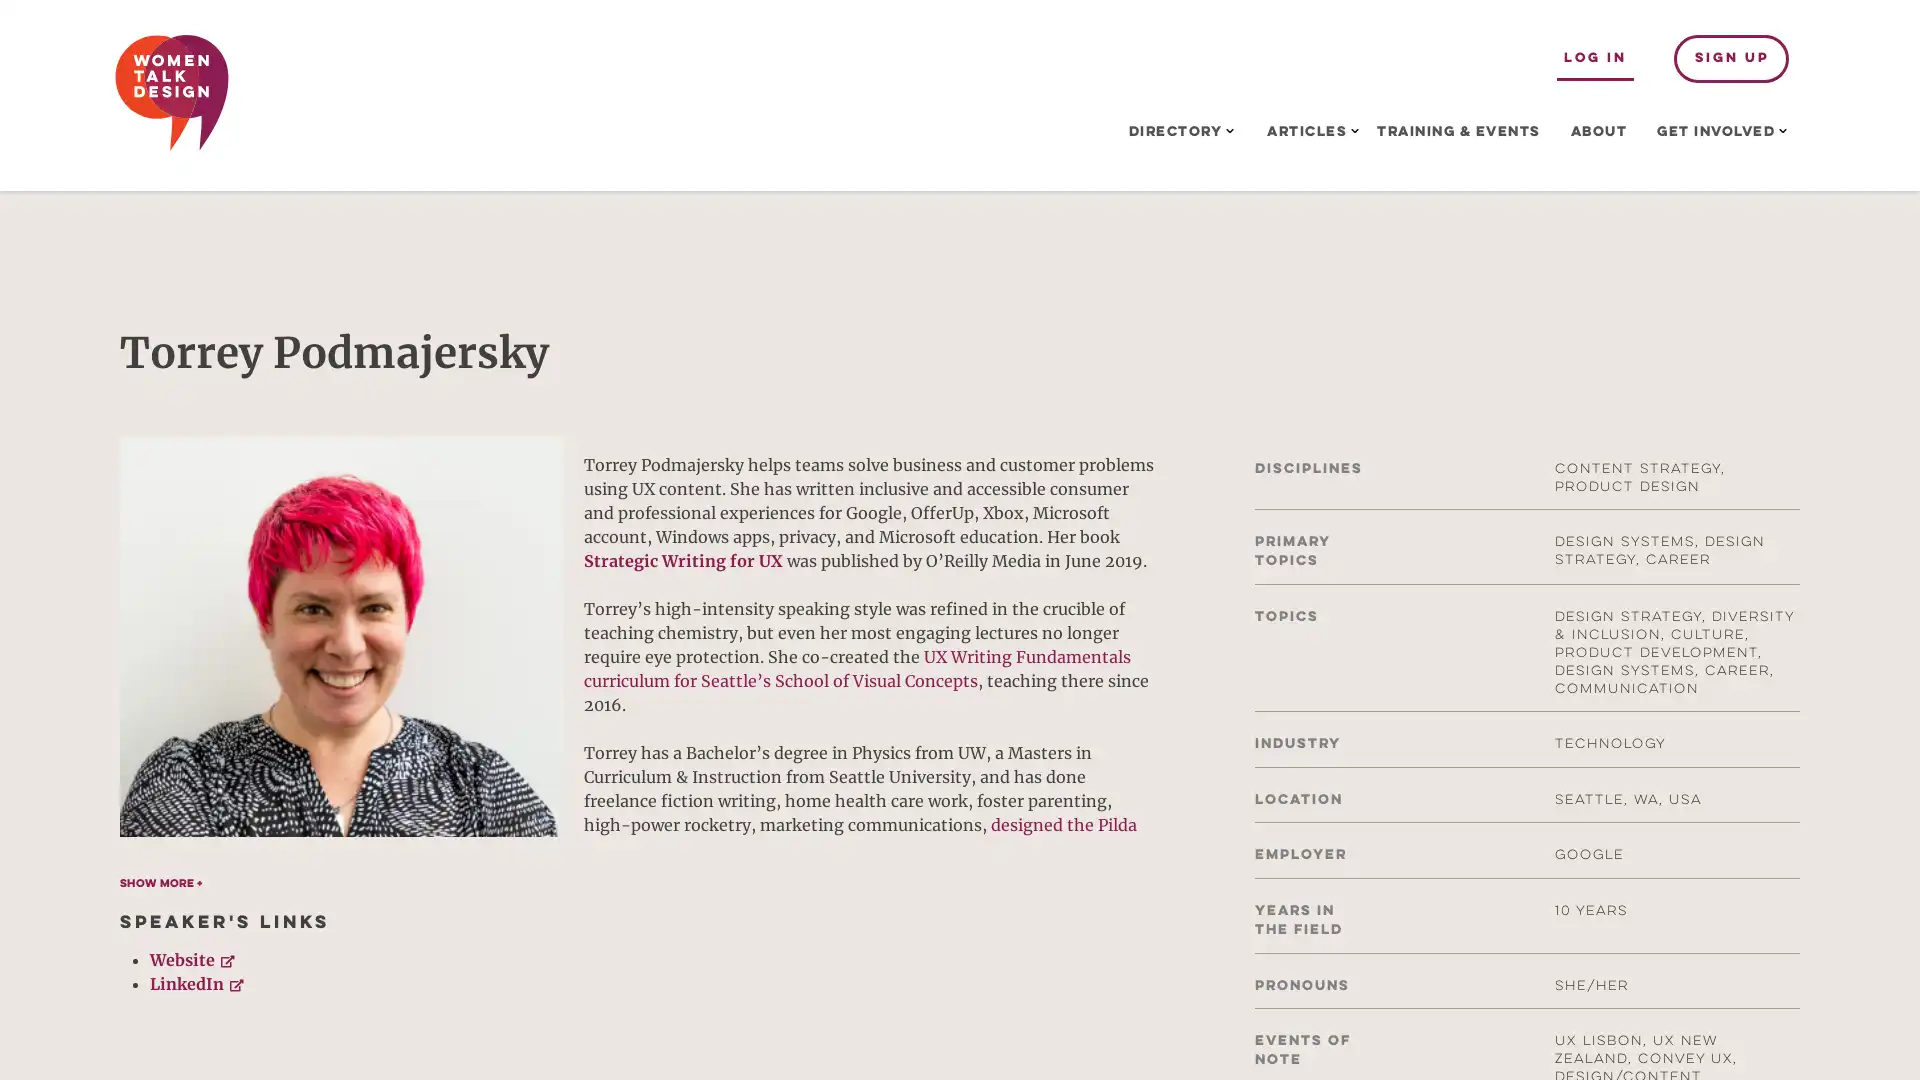  Describe the element at coordinates (161, 883) in the screenshot. I see `Show More +` at that location.